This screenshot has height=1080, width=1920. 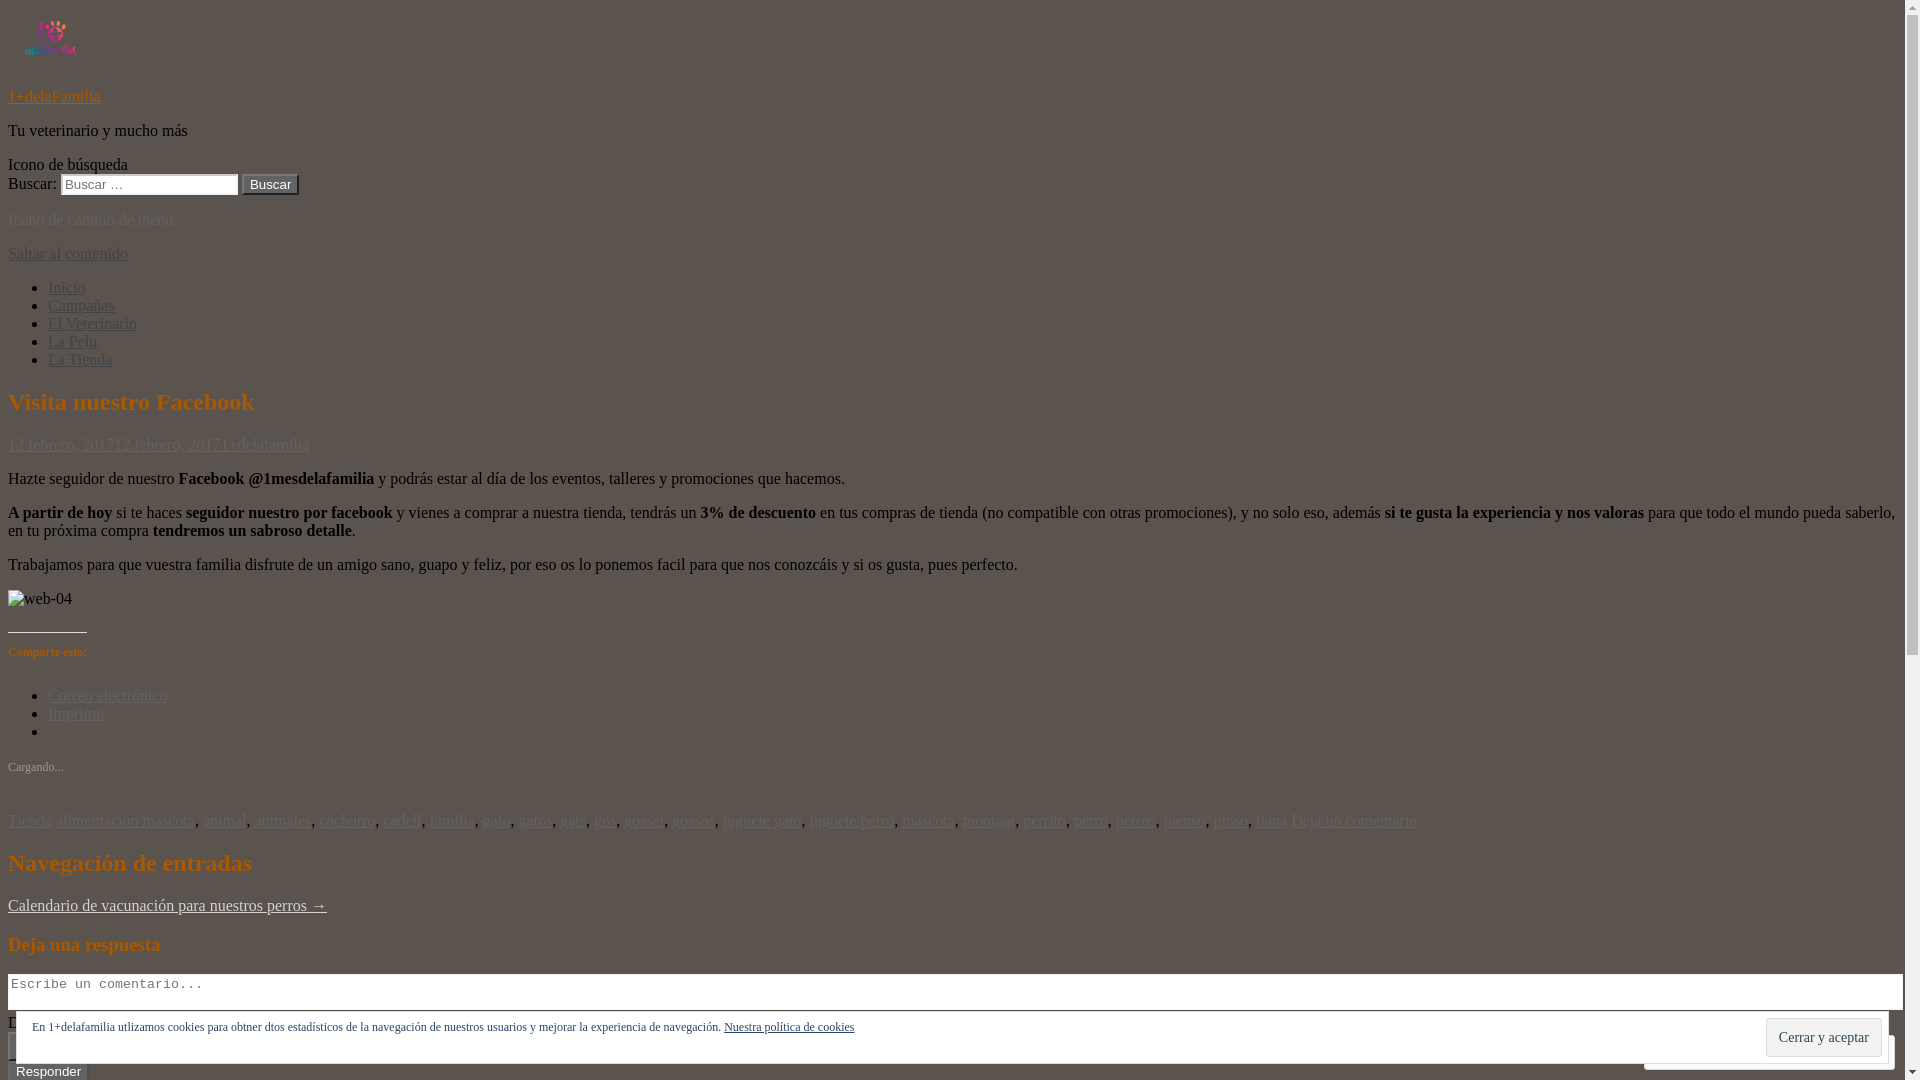 What do you see at coordinates (1270, 820) in the screenshot?
I see `'tiana'` at bounding box center [1270, 820].